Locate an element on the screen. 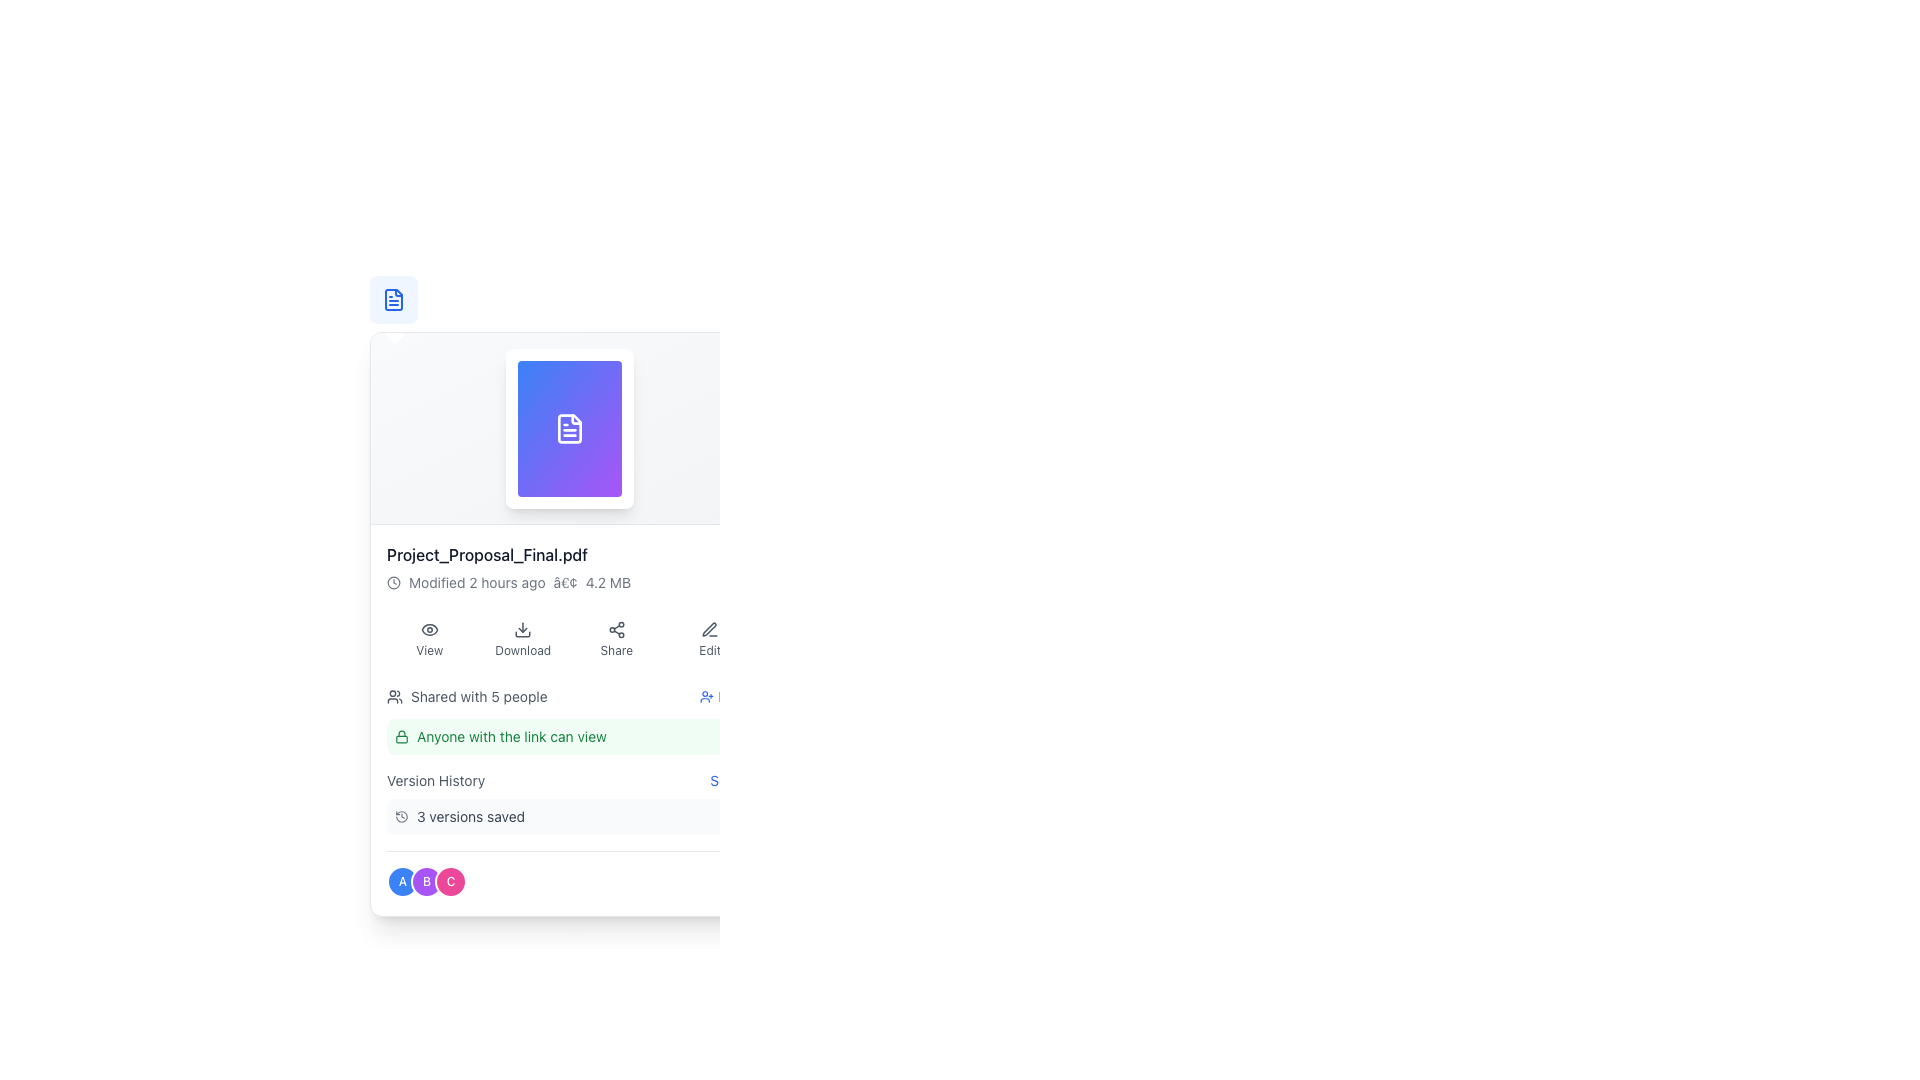 Image resolution: width=1920 pixels, height=1080 pixels. the 'Download' text label styled in a small, gray-colored font, which is part of a button-like component located beneath a download arrow icon is located at coordinates (523, 651).